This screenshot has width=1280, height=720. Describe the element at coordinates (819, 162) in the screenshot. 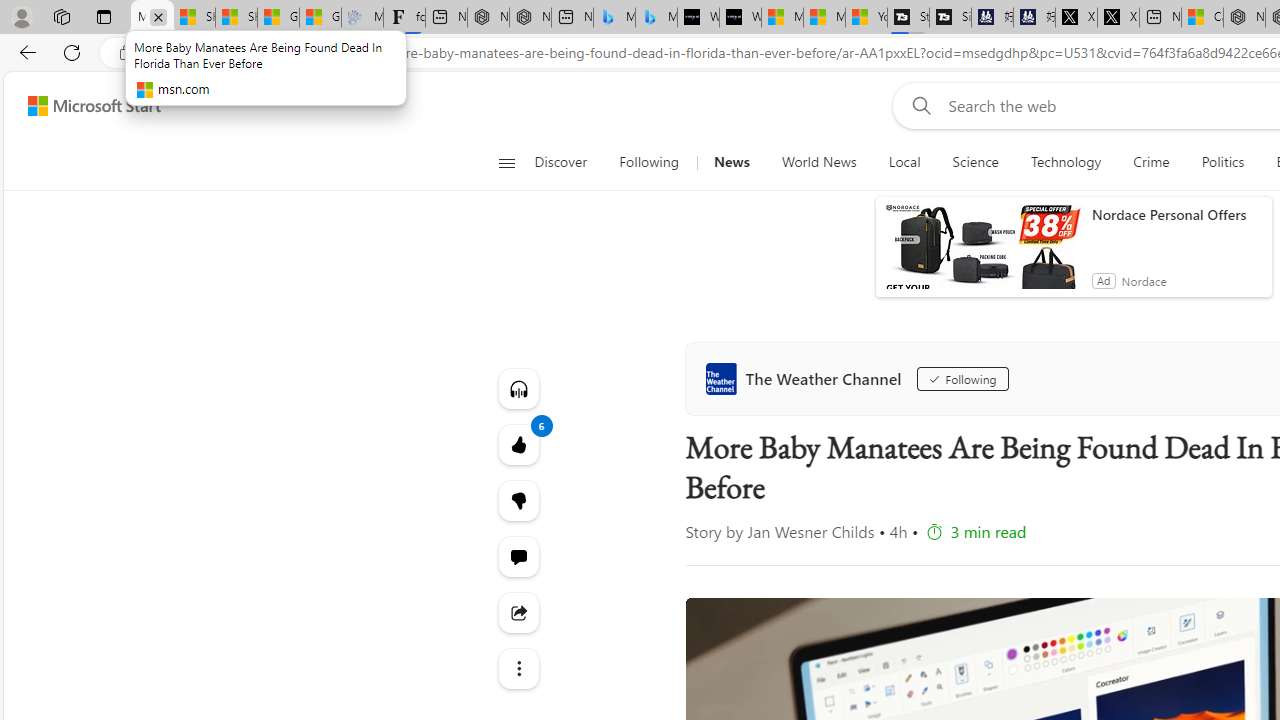

I see `'World News'` at that location.